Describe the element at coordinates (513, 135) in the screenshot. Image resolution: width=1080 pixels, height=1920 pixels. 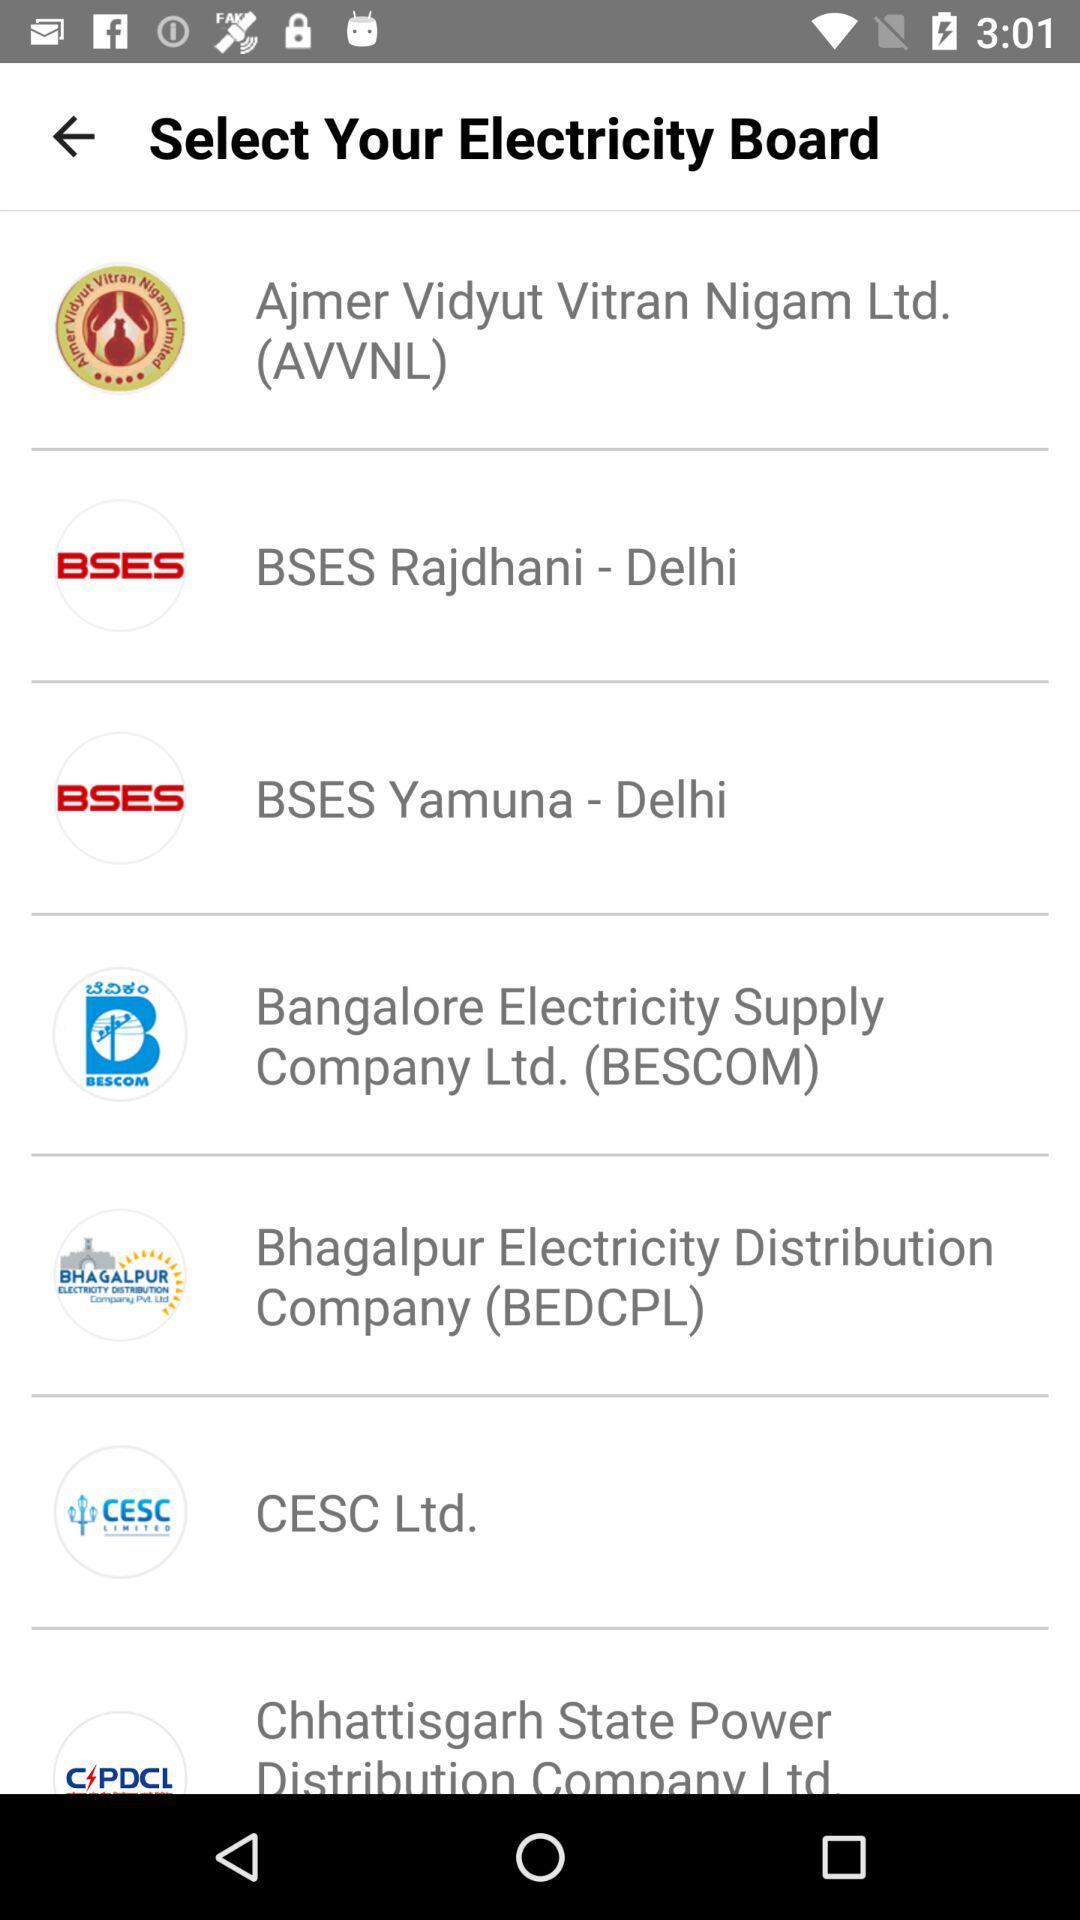
I see `select your electricity item` at that location.